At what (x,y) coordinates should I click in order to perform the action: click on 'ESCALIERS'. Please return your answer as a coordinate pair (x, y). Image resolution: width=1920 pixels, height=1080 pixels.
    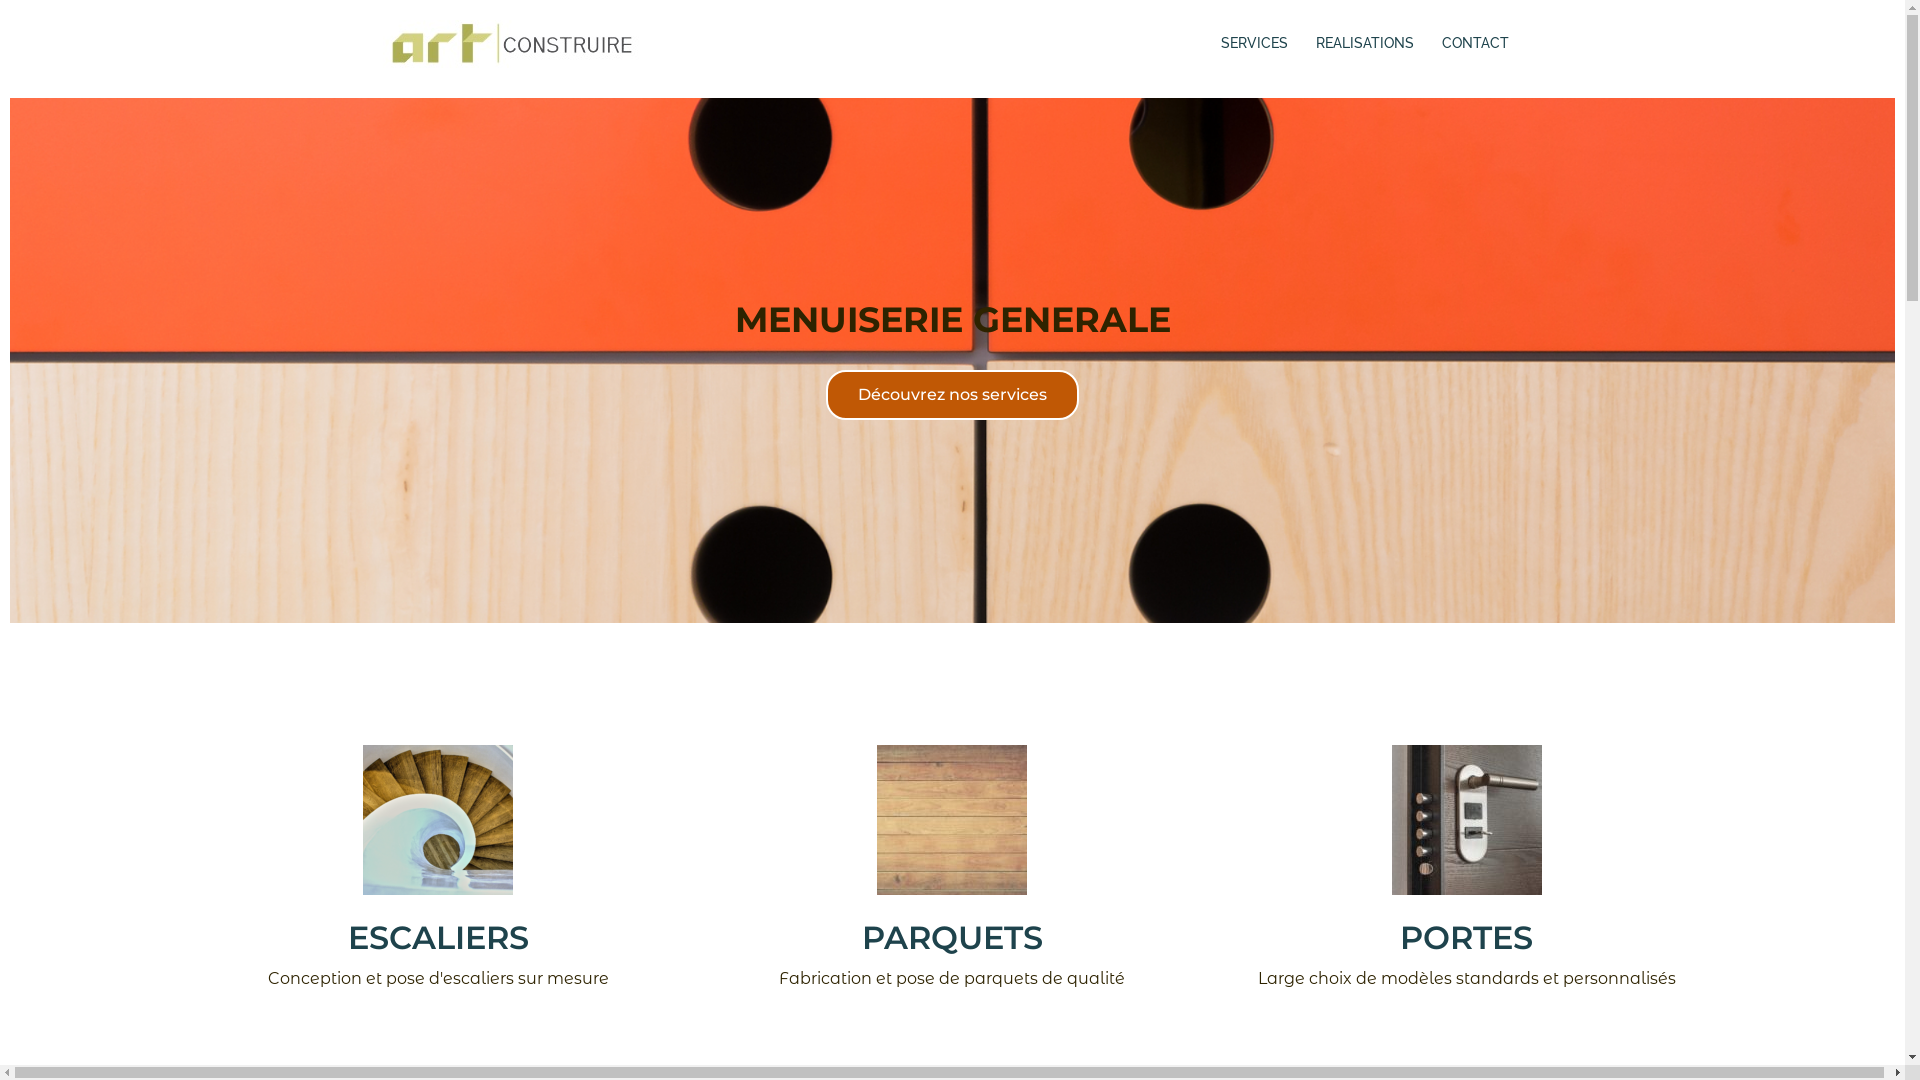
    Looking at the image, I should click on (437, 937).